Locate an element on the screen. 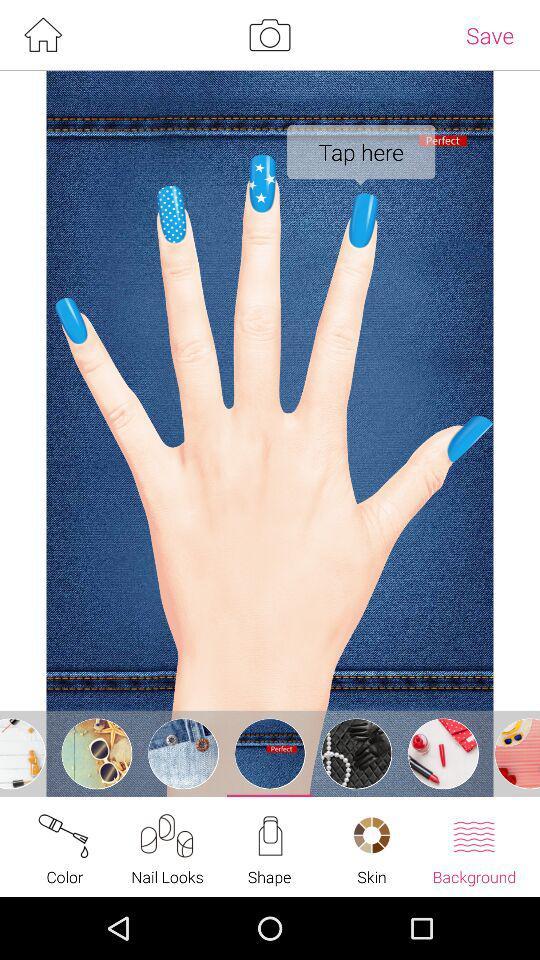  the home icon is located at coordinates (42, 36).